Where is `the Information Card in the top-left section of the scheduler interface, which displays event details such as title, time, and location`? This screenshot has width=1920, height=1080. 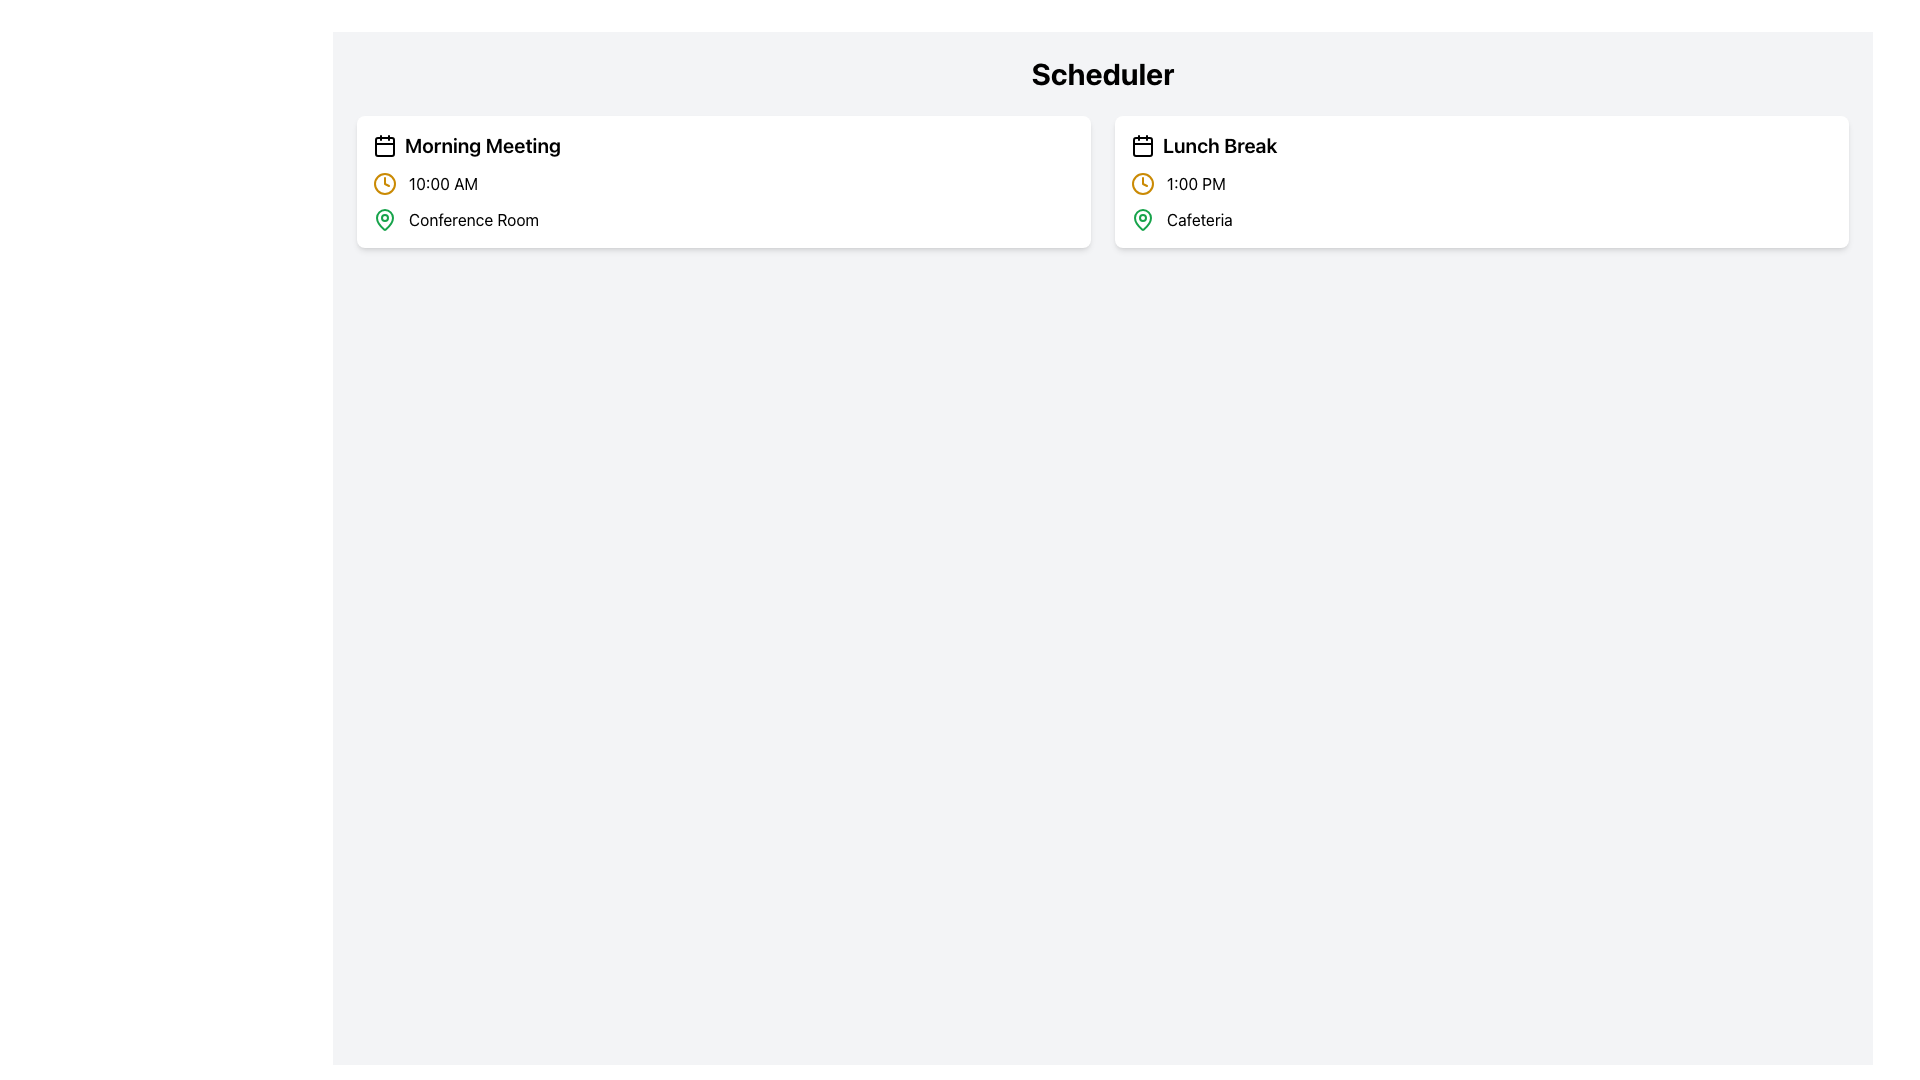
the Information Card in the top-left section of the scheduler interface, which displays event details such as title, time, and location is located at coordinates (723, 181).